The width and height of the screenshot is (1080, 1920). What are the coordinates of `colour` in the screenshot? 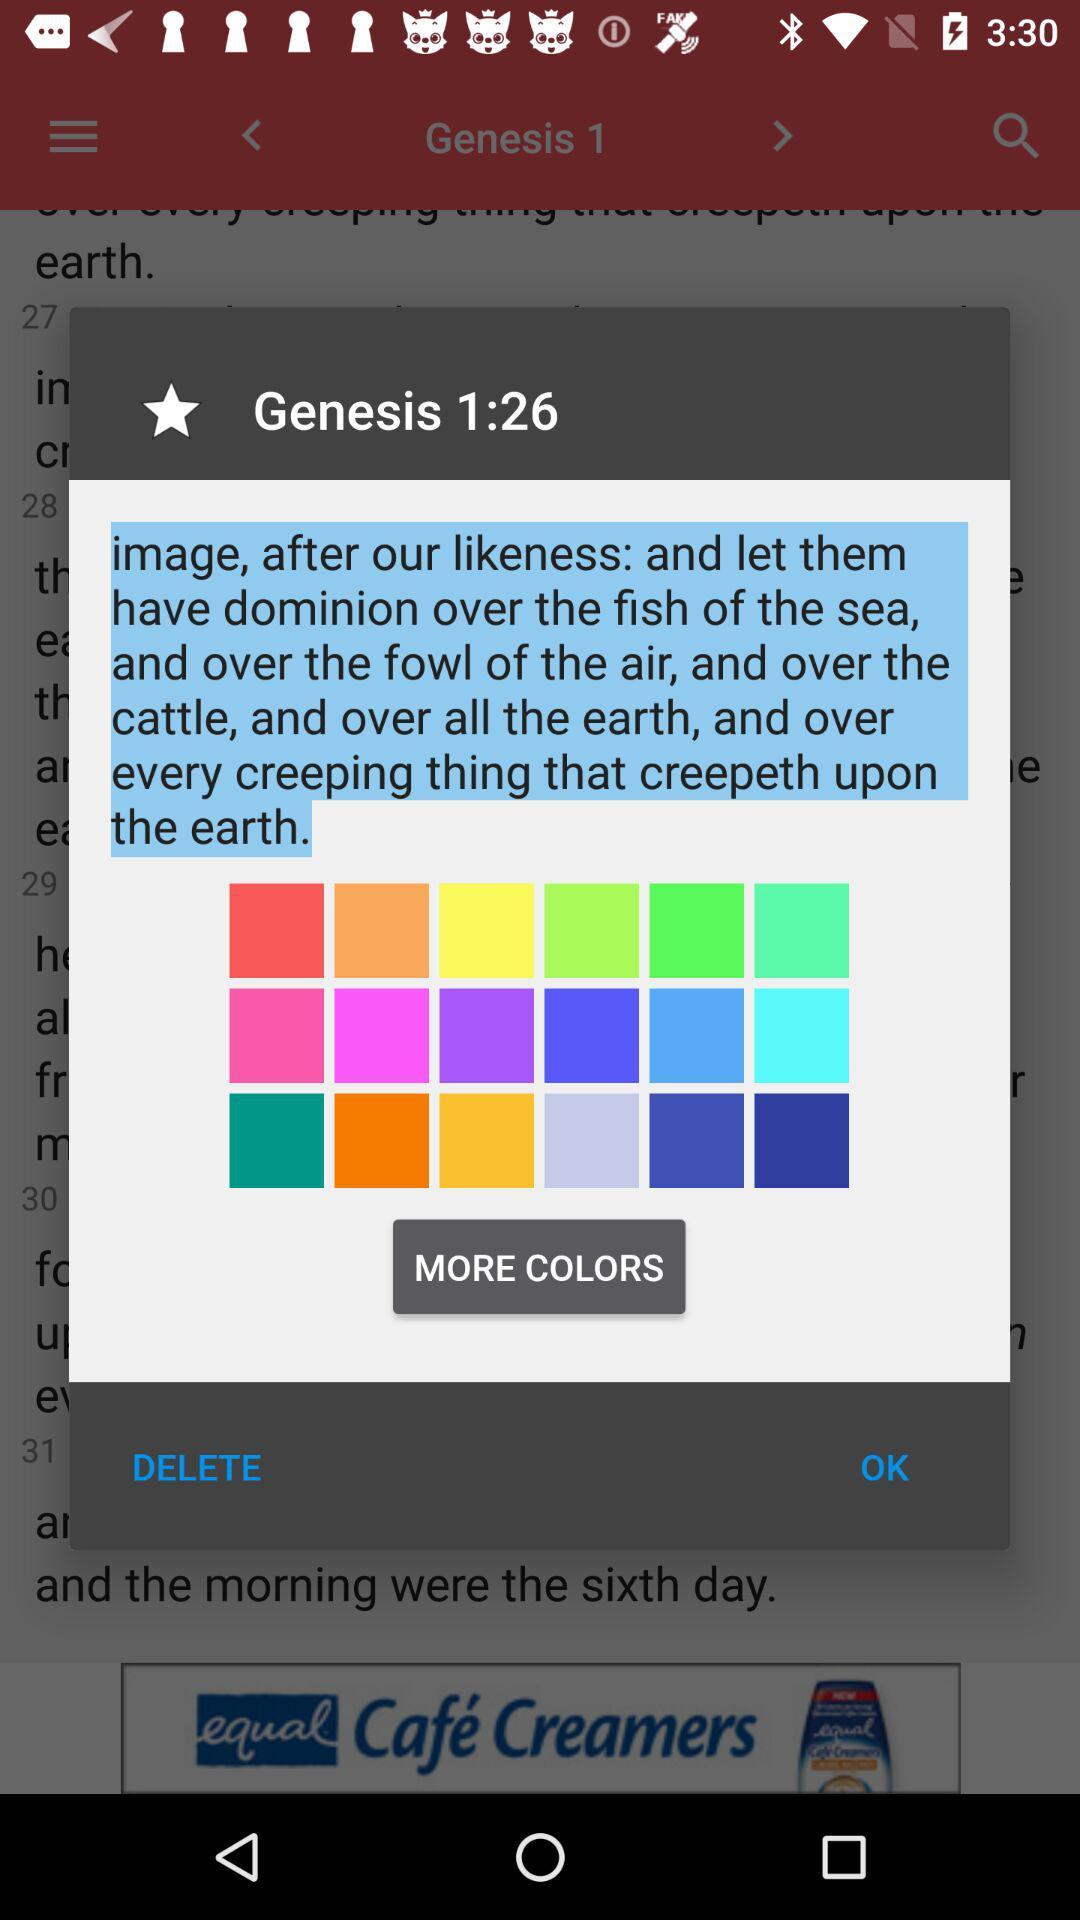 It's located at (486, 1140).